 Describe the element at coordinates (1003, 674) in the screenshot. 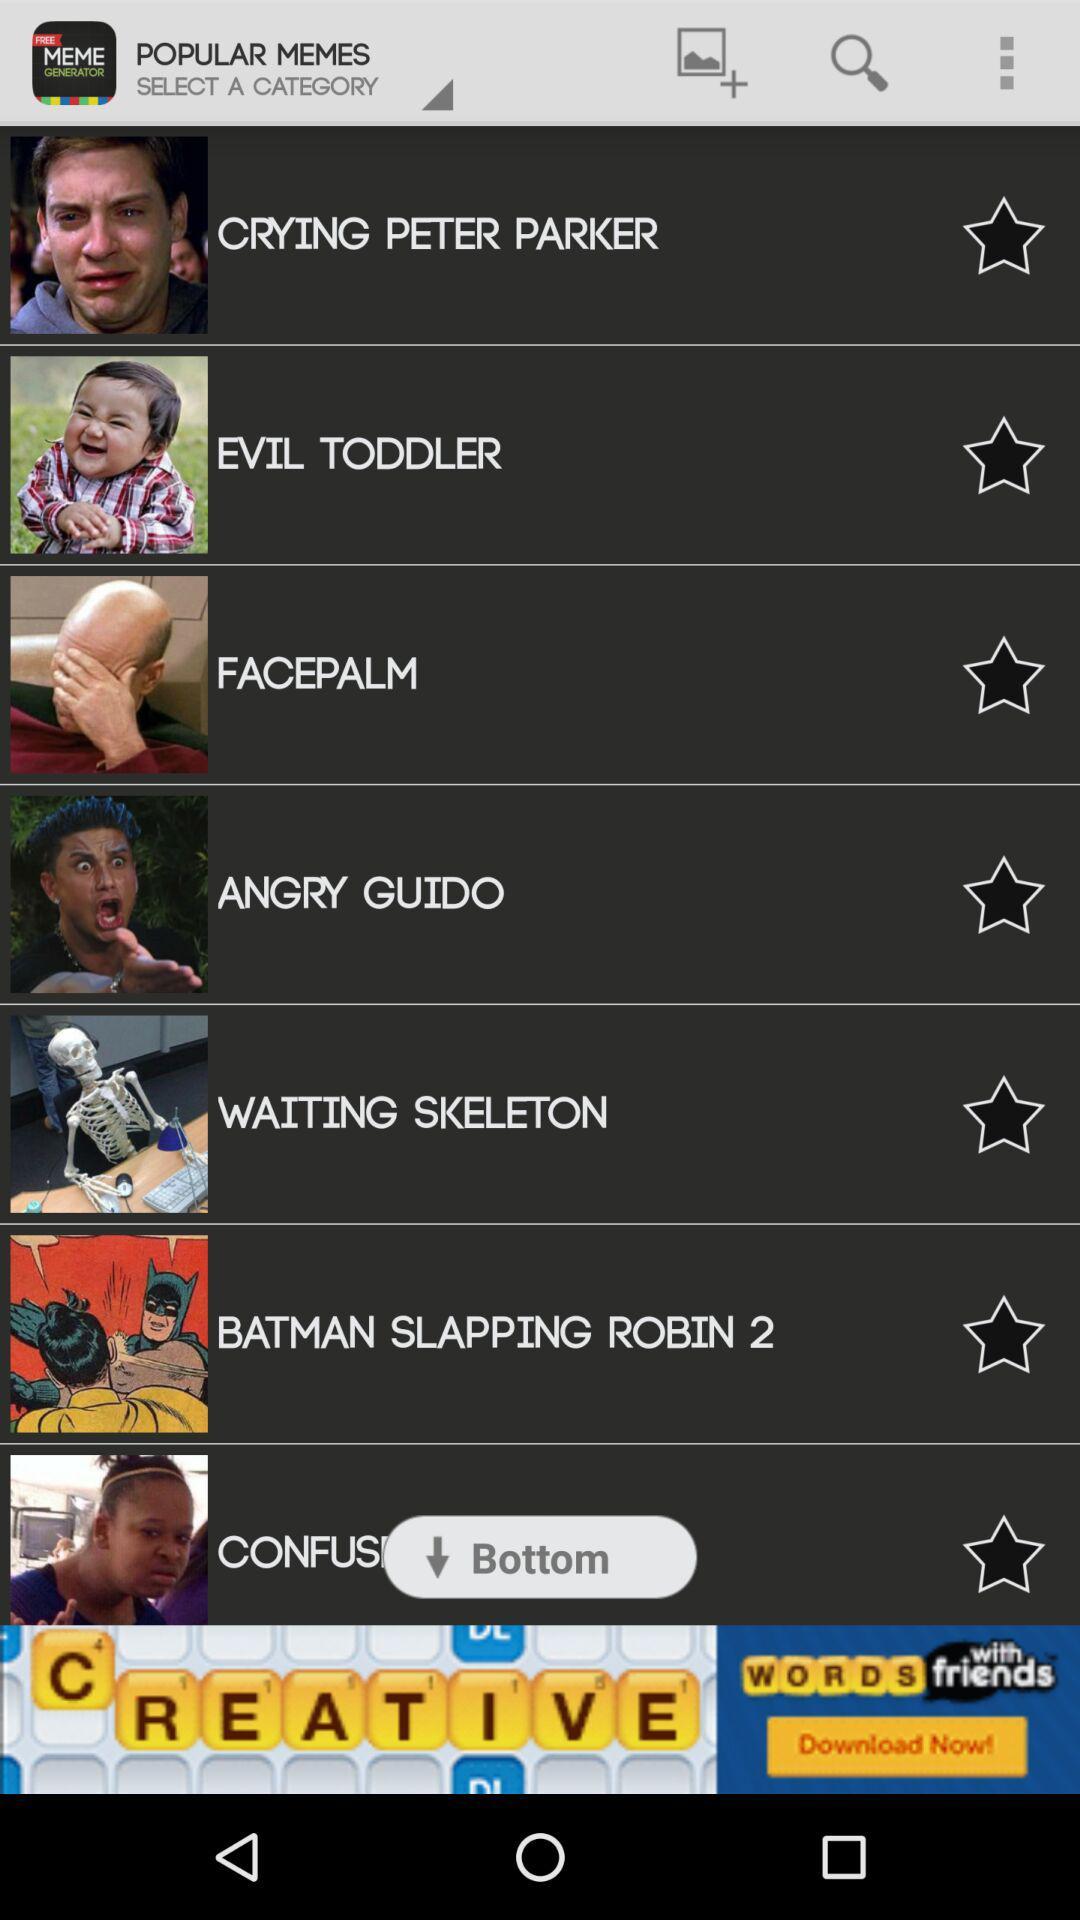

I see `choose this item` at that location.